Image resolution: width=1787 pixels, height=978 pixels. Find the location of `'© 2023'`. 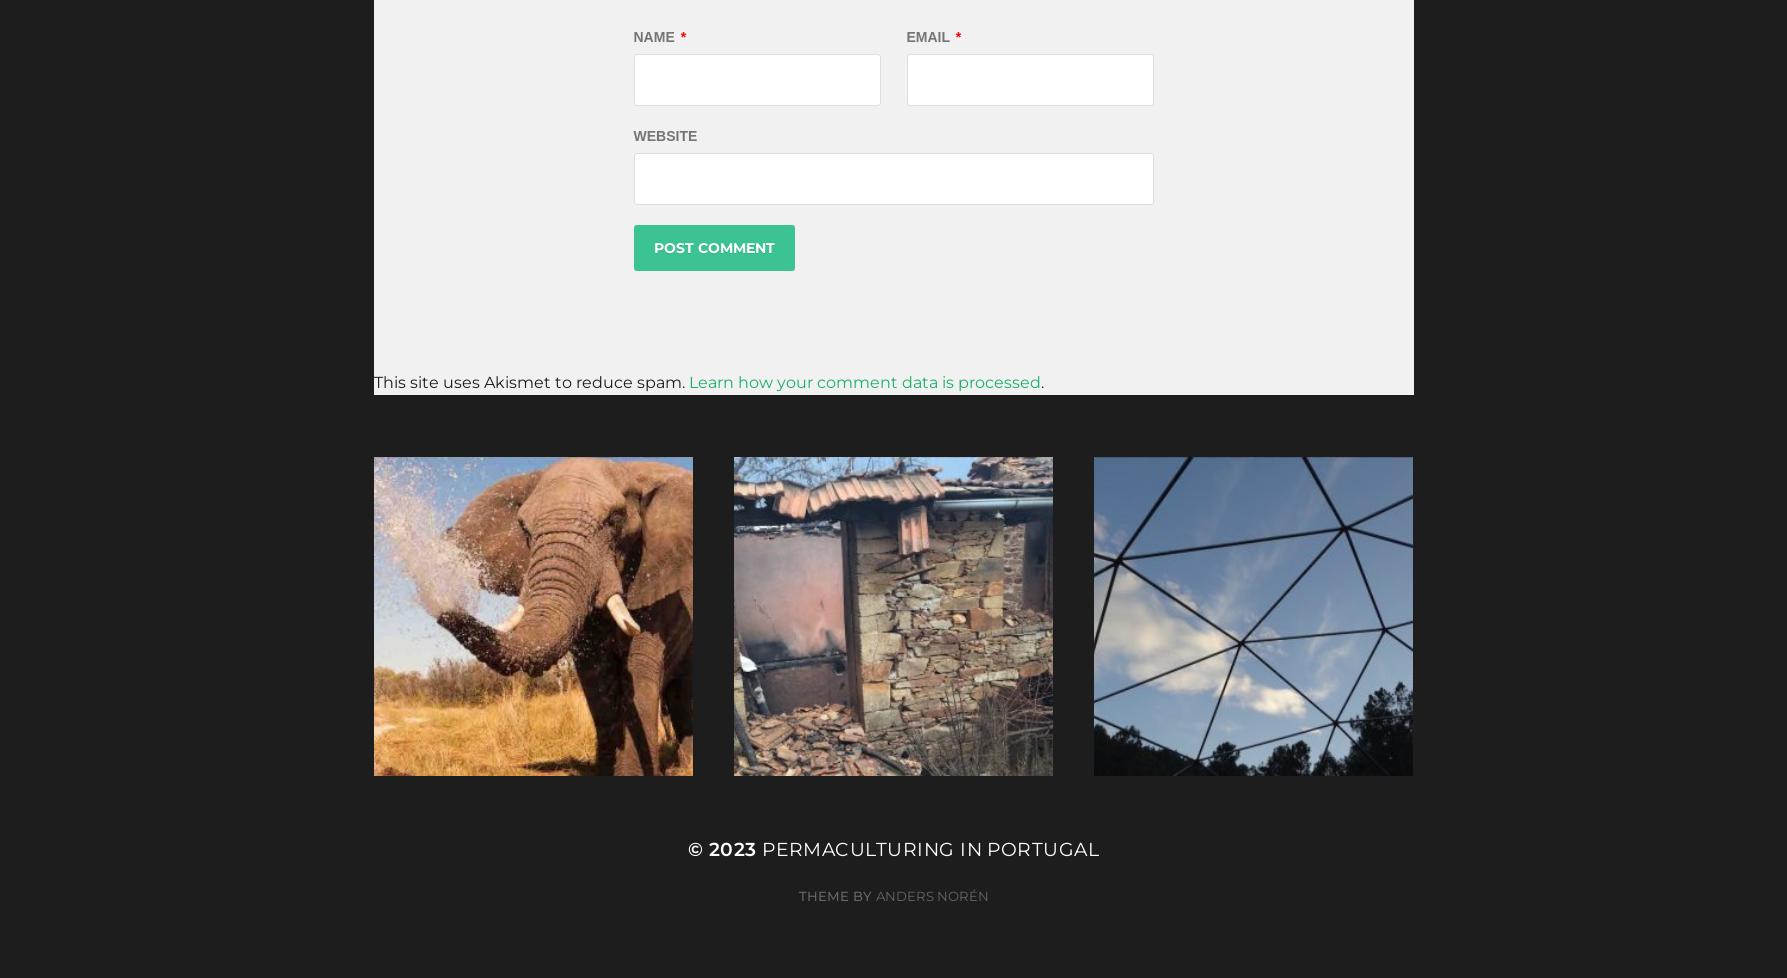

'© 2023' is located at coordinates (724, 847).